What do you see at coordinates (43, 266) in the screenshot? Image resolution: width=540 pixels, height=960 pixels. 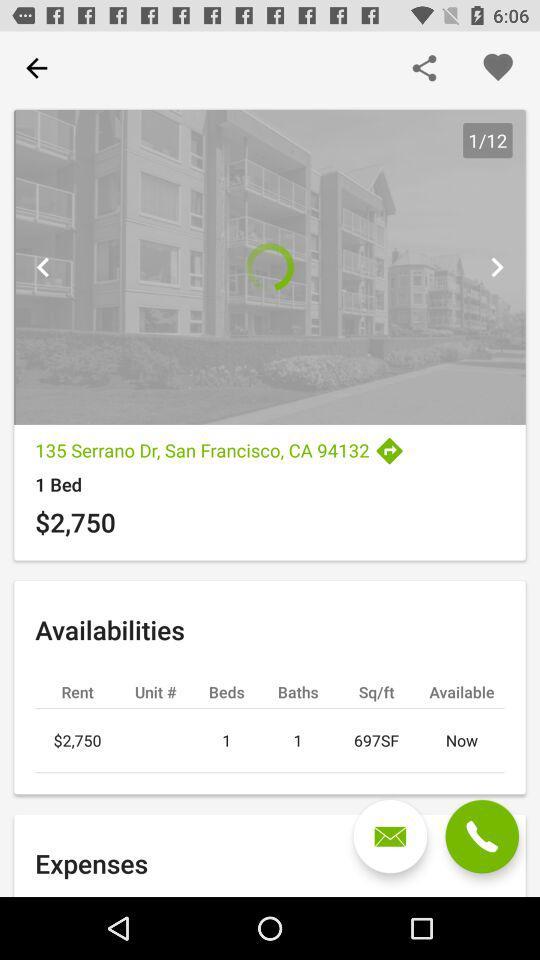 I see `go back` at bounding box center [43, 266].